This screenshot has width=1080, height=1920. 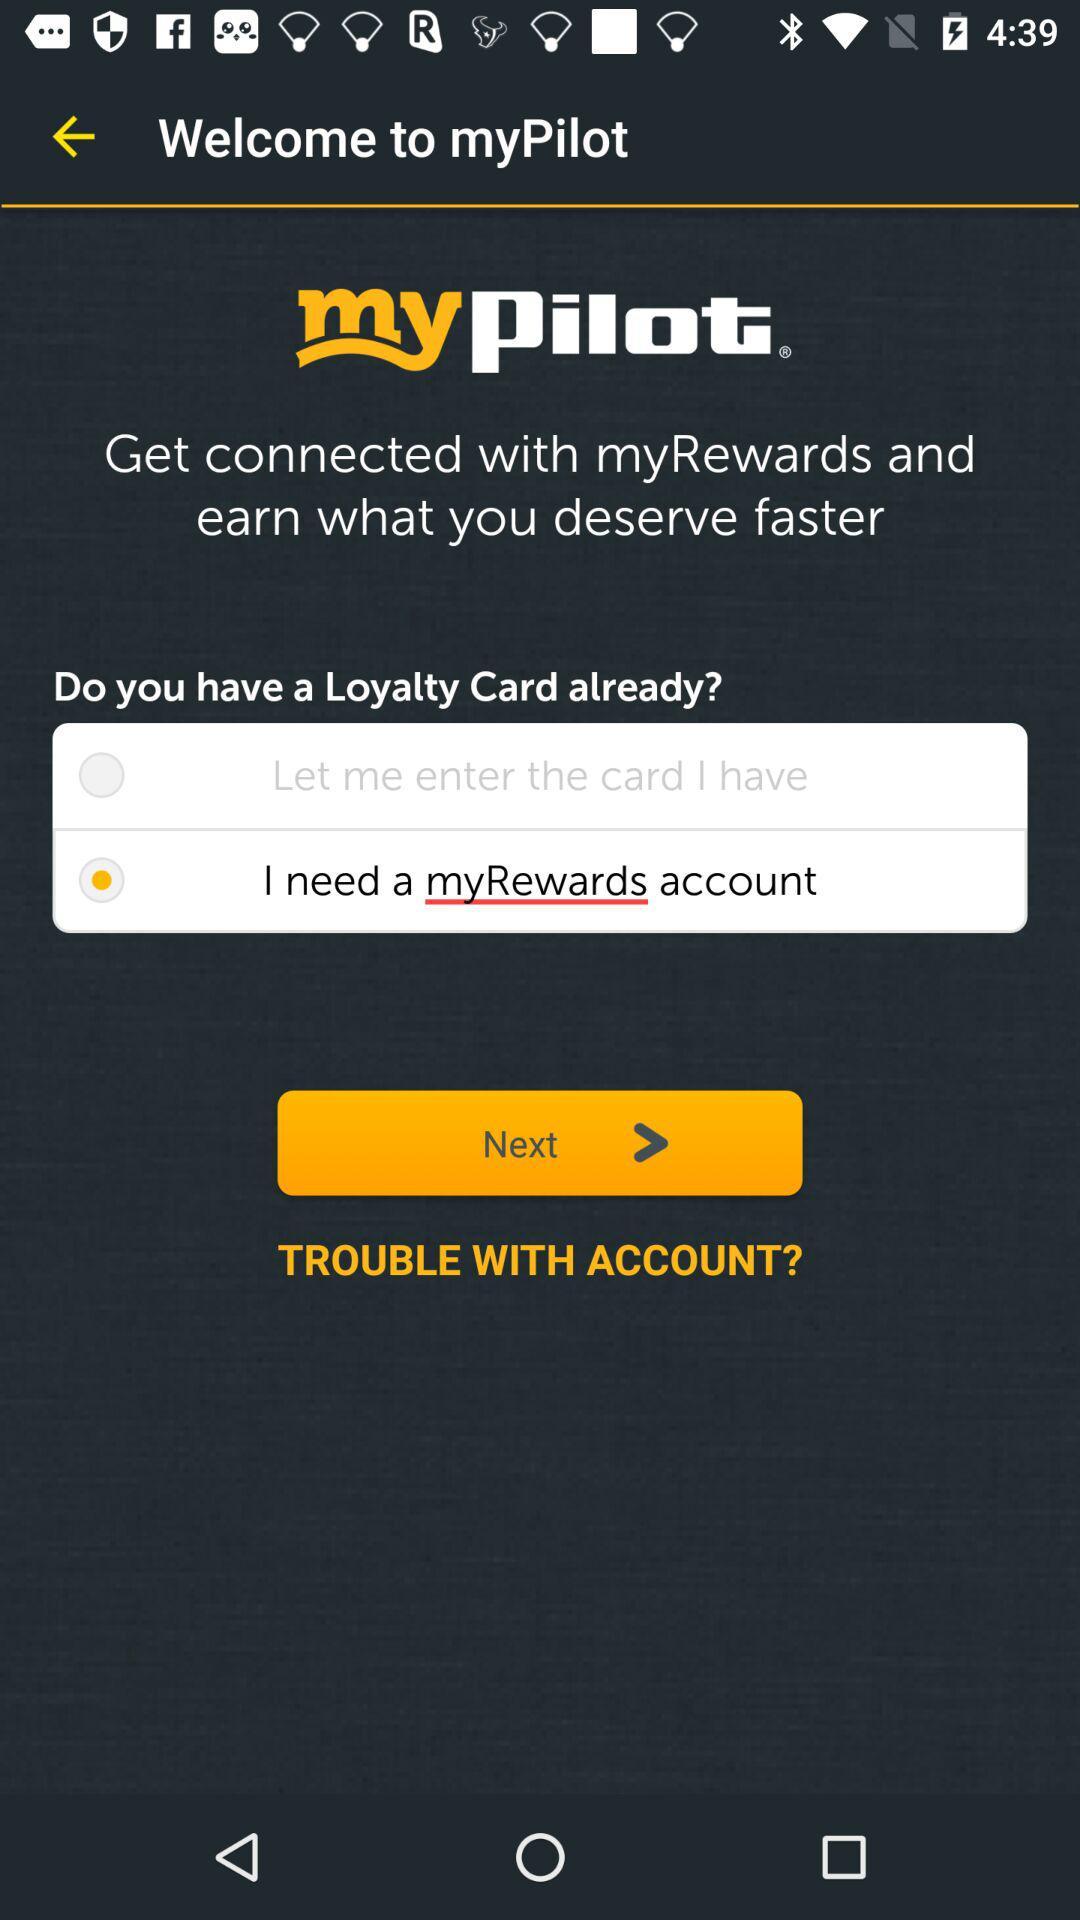 What do you see at coordinates (72, 135) in the screenshot?
I see `item next to welcome to mypilot item` at bounding box center [72, 135].